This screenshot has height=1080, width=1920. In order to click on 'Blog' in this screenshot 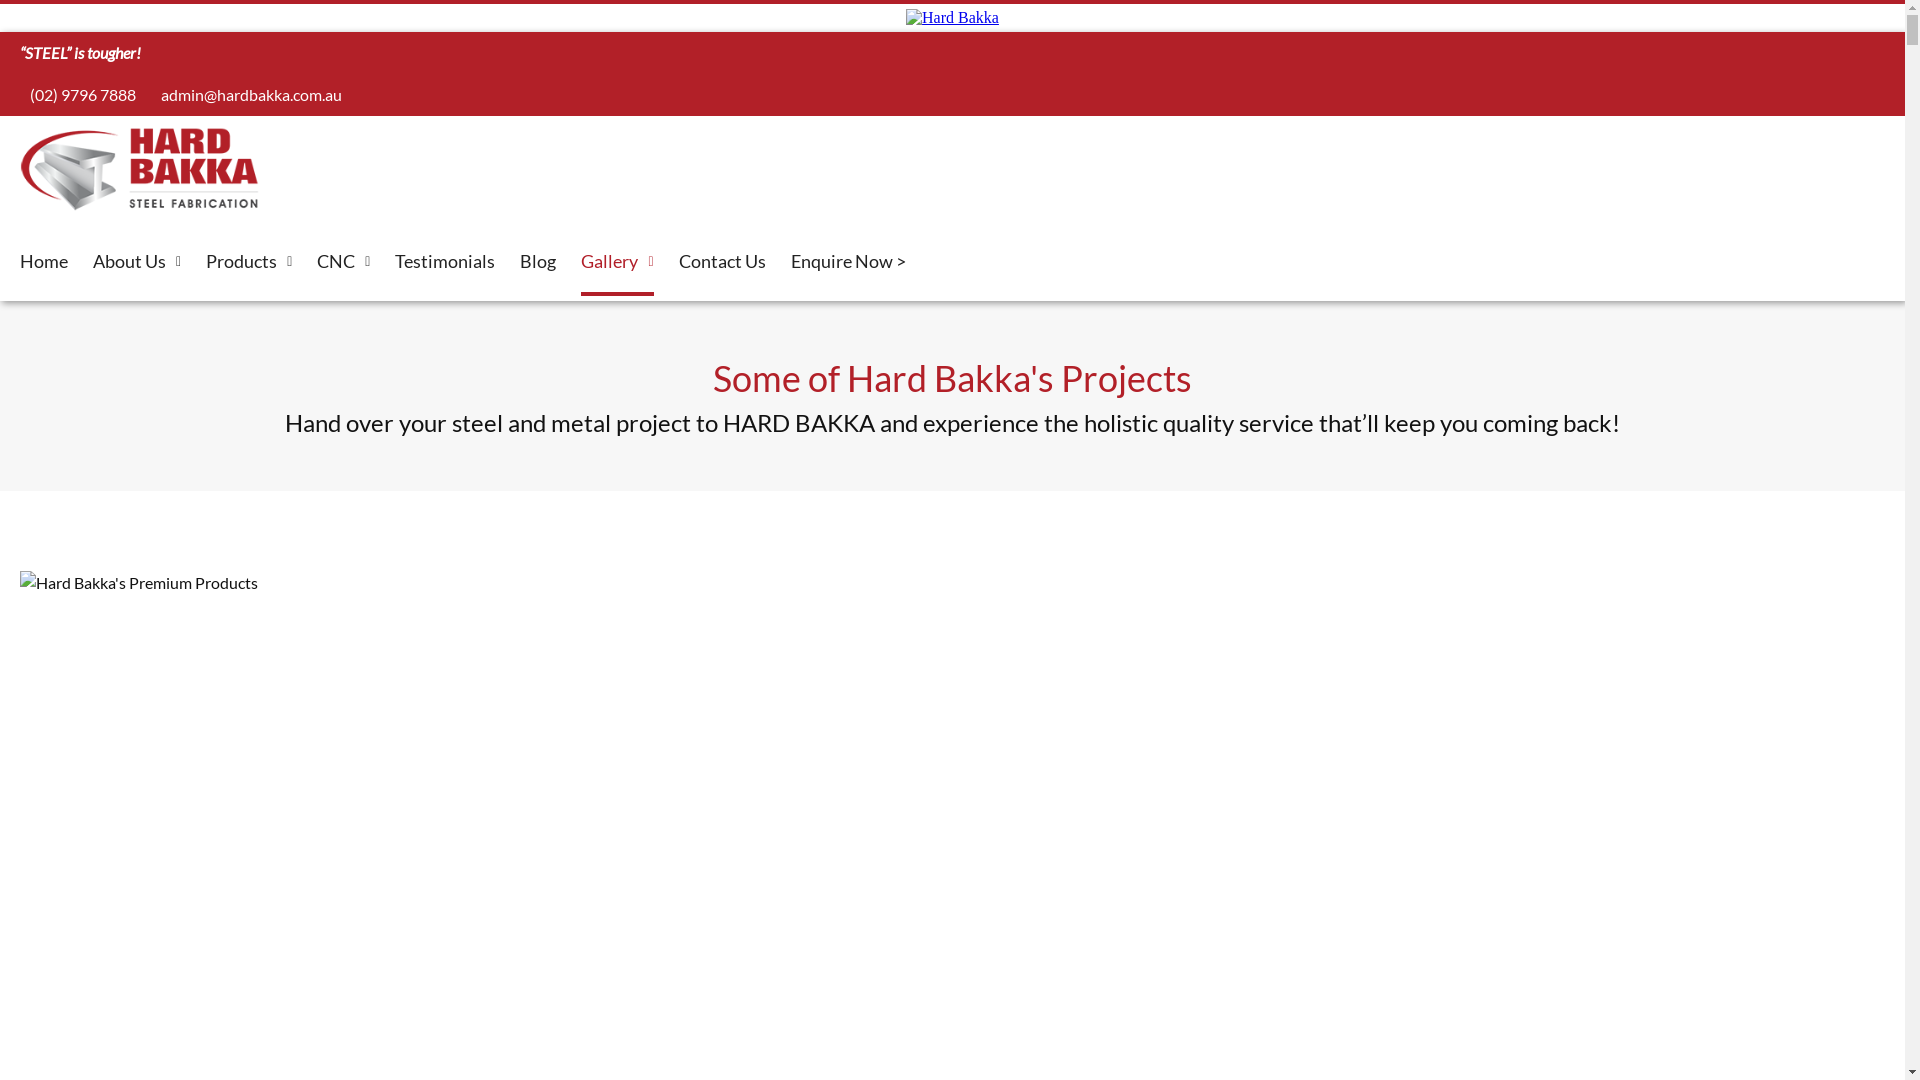, I will do `click(537, 261)`.